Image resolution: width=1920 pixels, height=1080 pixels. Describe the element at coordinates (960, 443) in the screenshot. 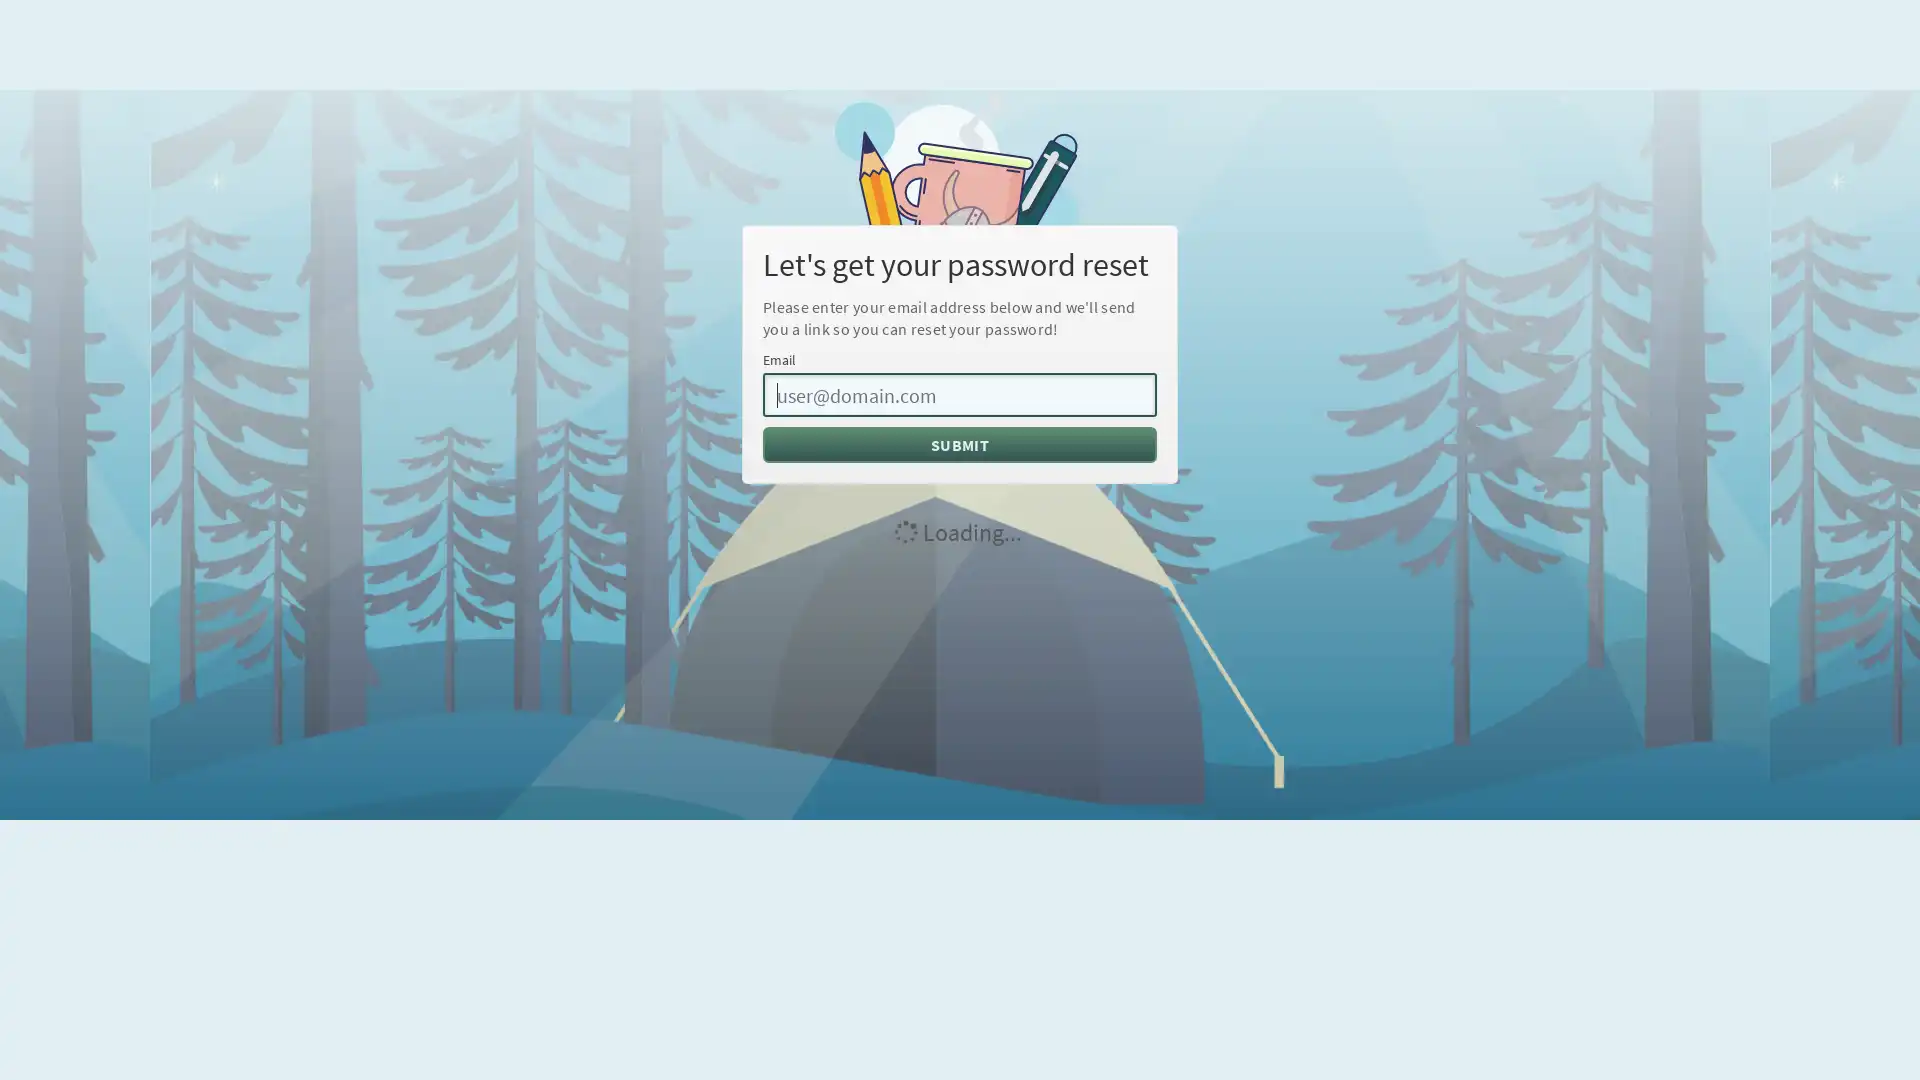

I see `SUBMIT` at that location.